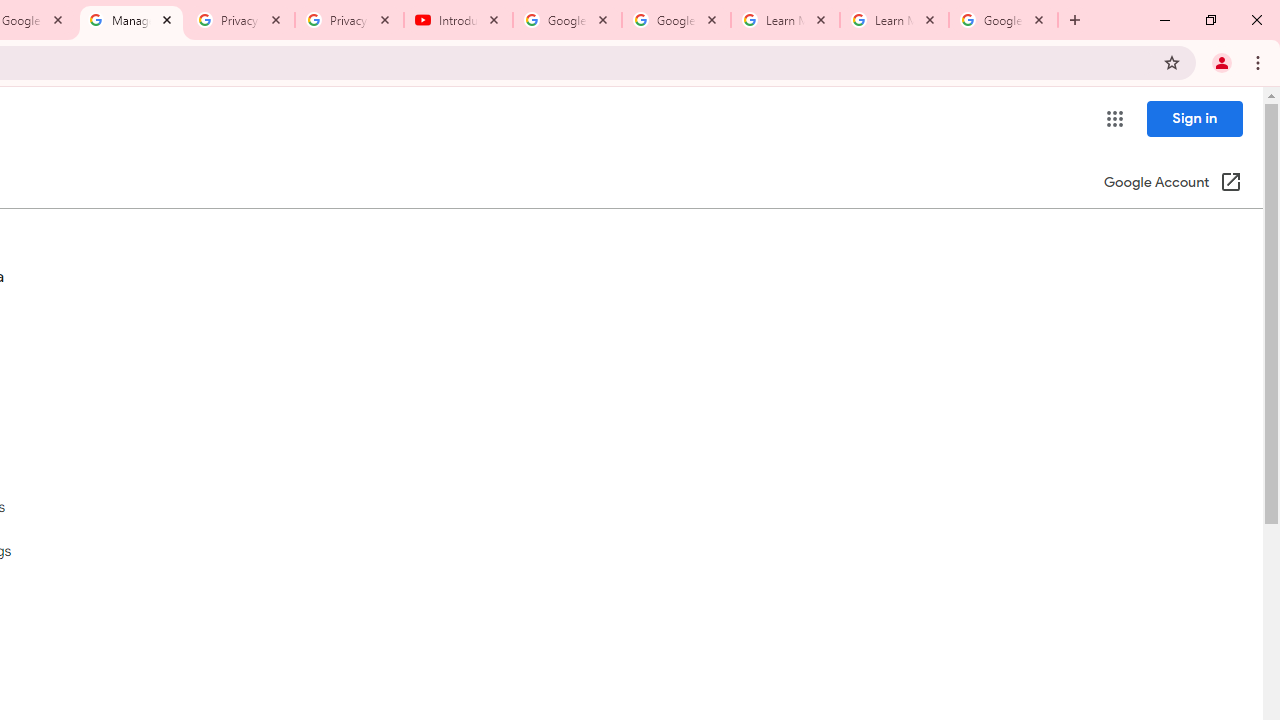 The image size is (1280, 720). I want to click on 'Google Account (Open in a new window)', so click(1173, 183).